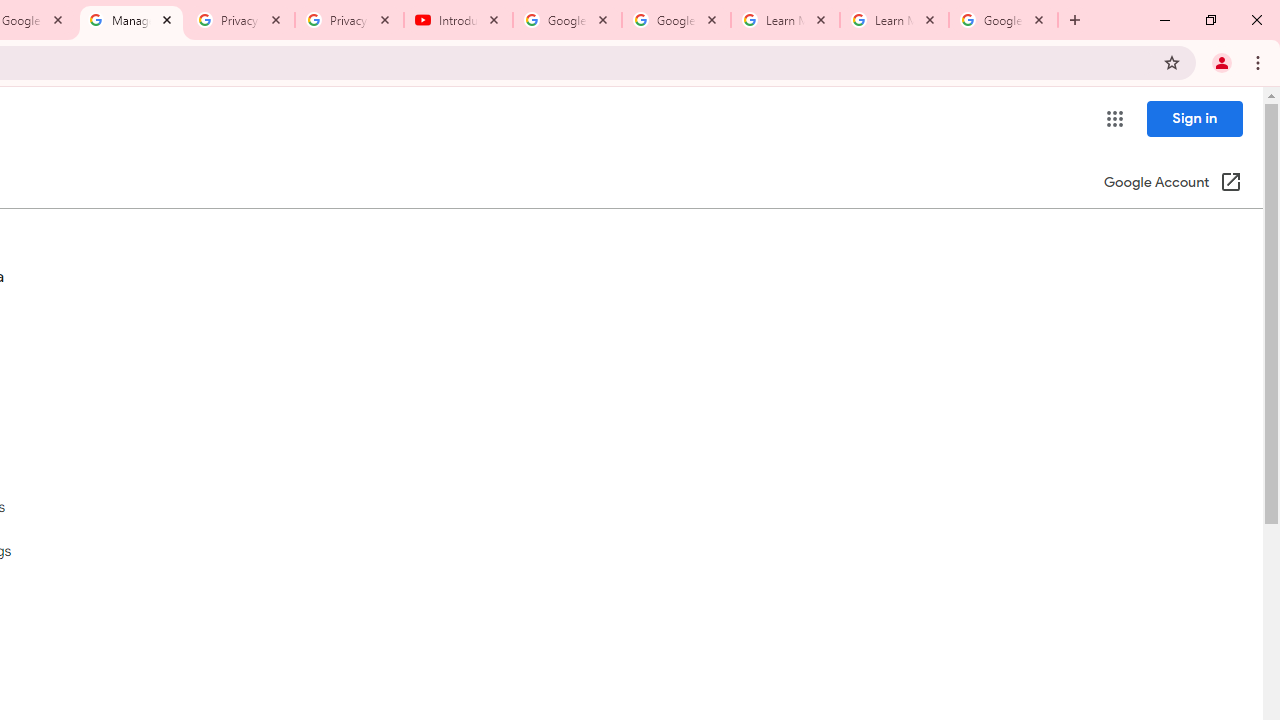 The image size is (1280, 720). I want to click on 'Google Account (Open in a new window)', so click(1173, 183).